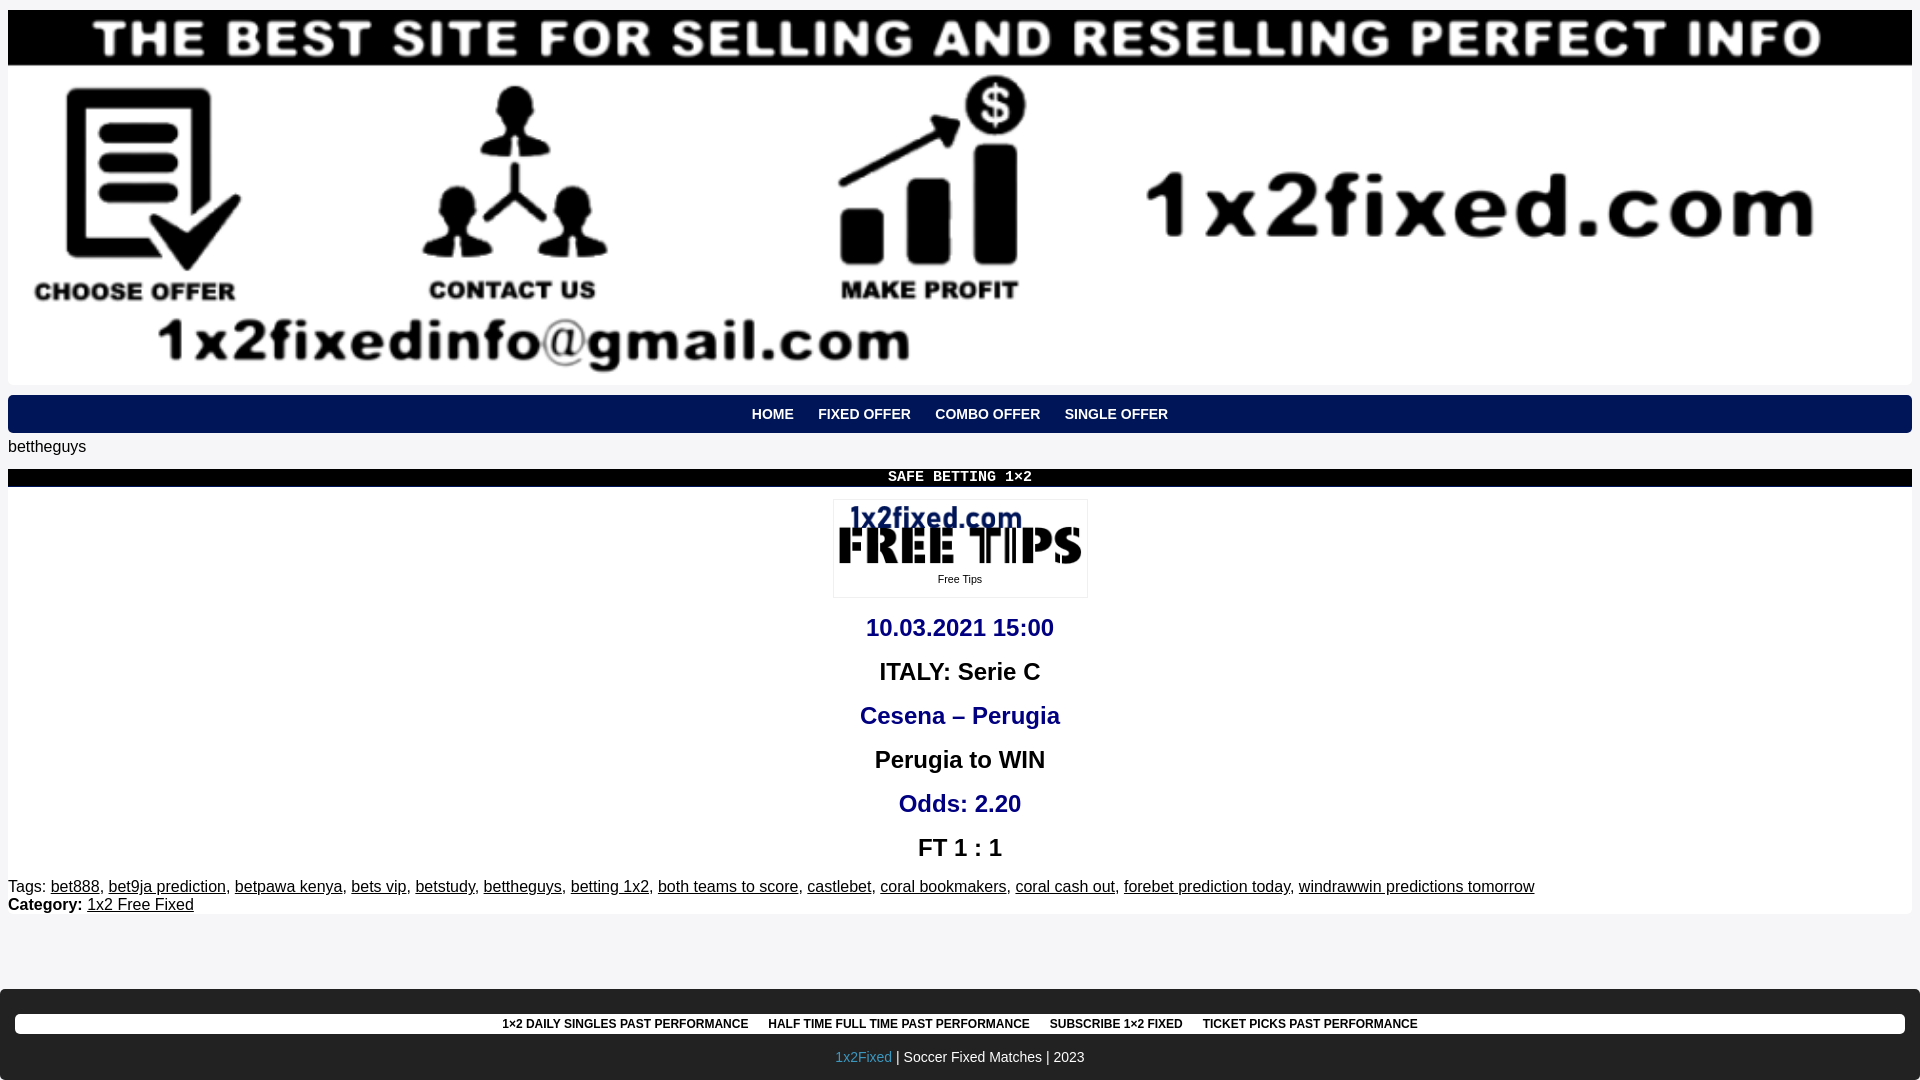 Image resolution: width=1920 pixels, height=1080 pixels. I want to click on 'bet888', so click(51, 885).